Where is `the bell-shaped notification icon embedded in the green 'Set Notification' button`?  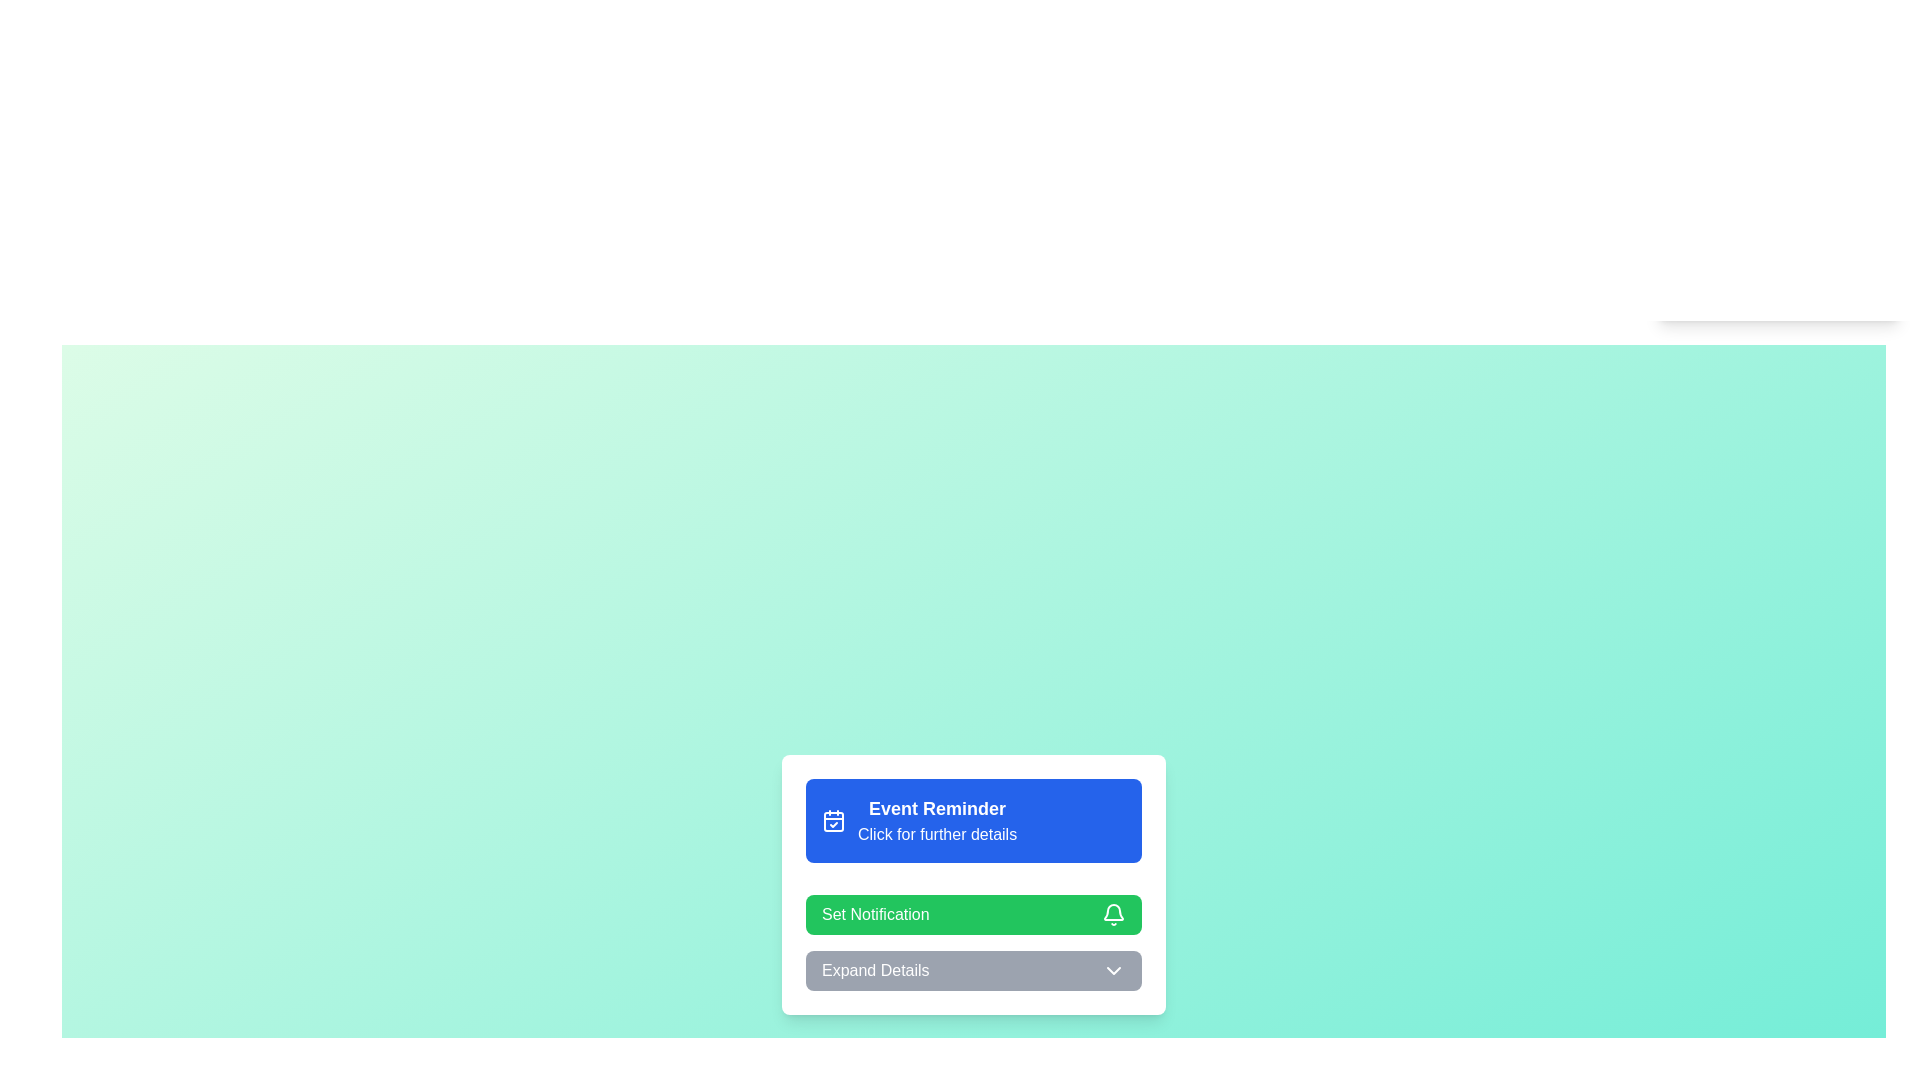 the bell-shaped notification icon embedded in the green 'Set Notification' button is located at coordinates (1112, 912).